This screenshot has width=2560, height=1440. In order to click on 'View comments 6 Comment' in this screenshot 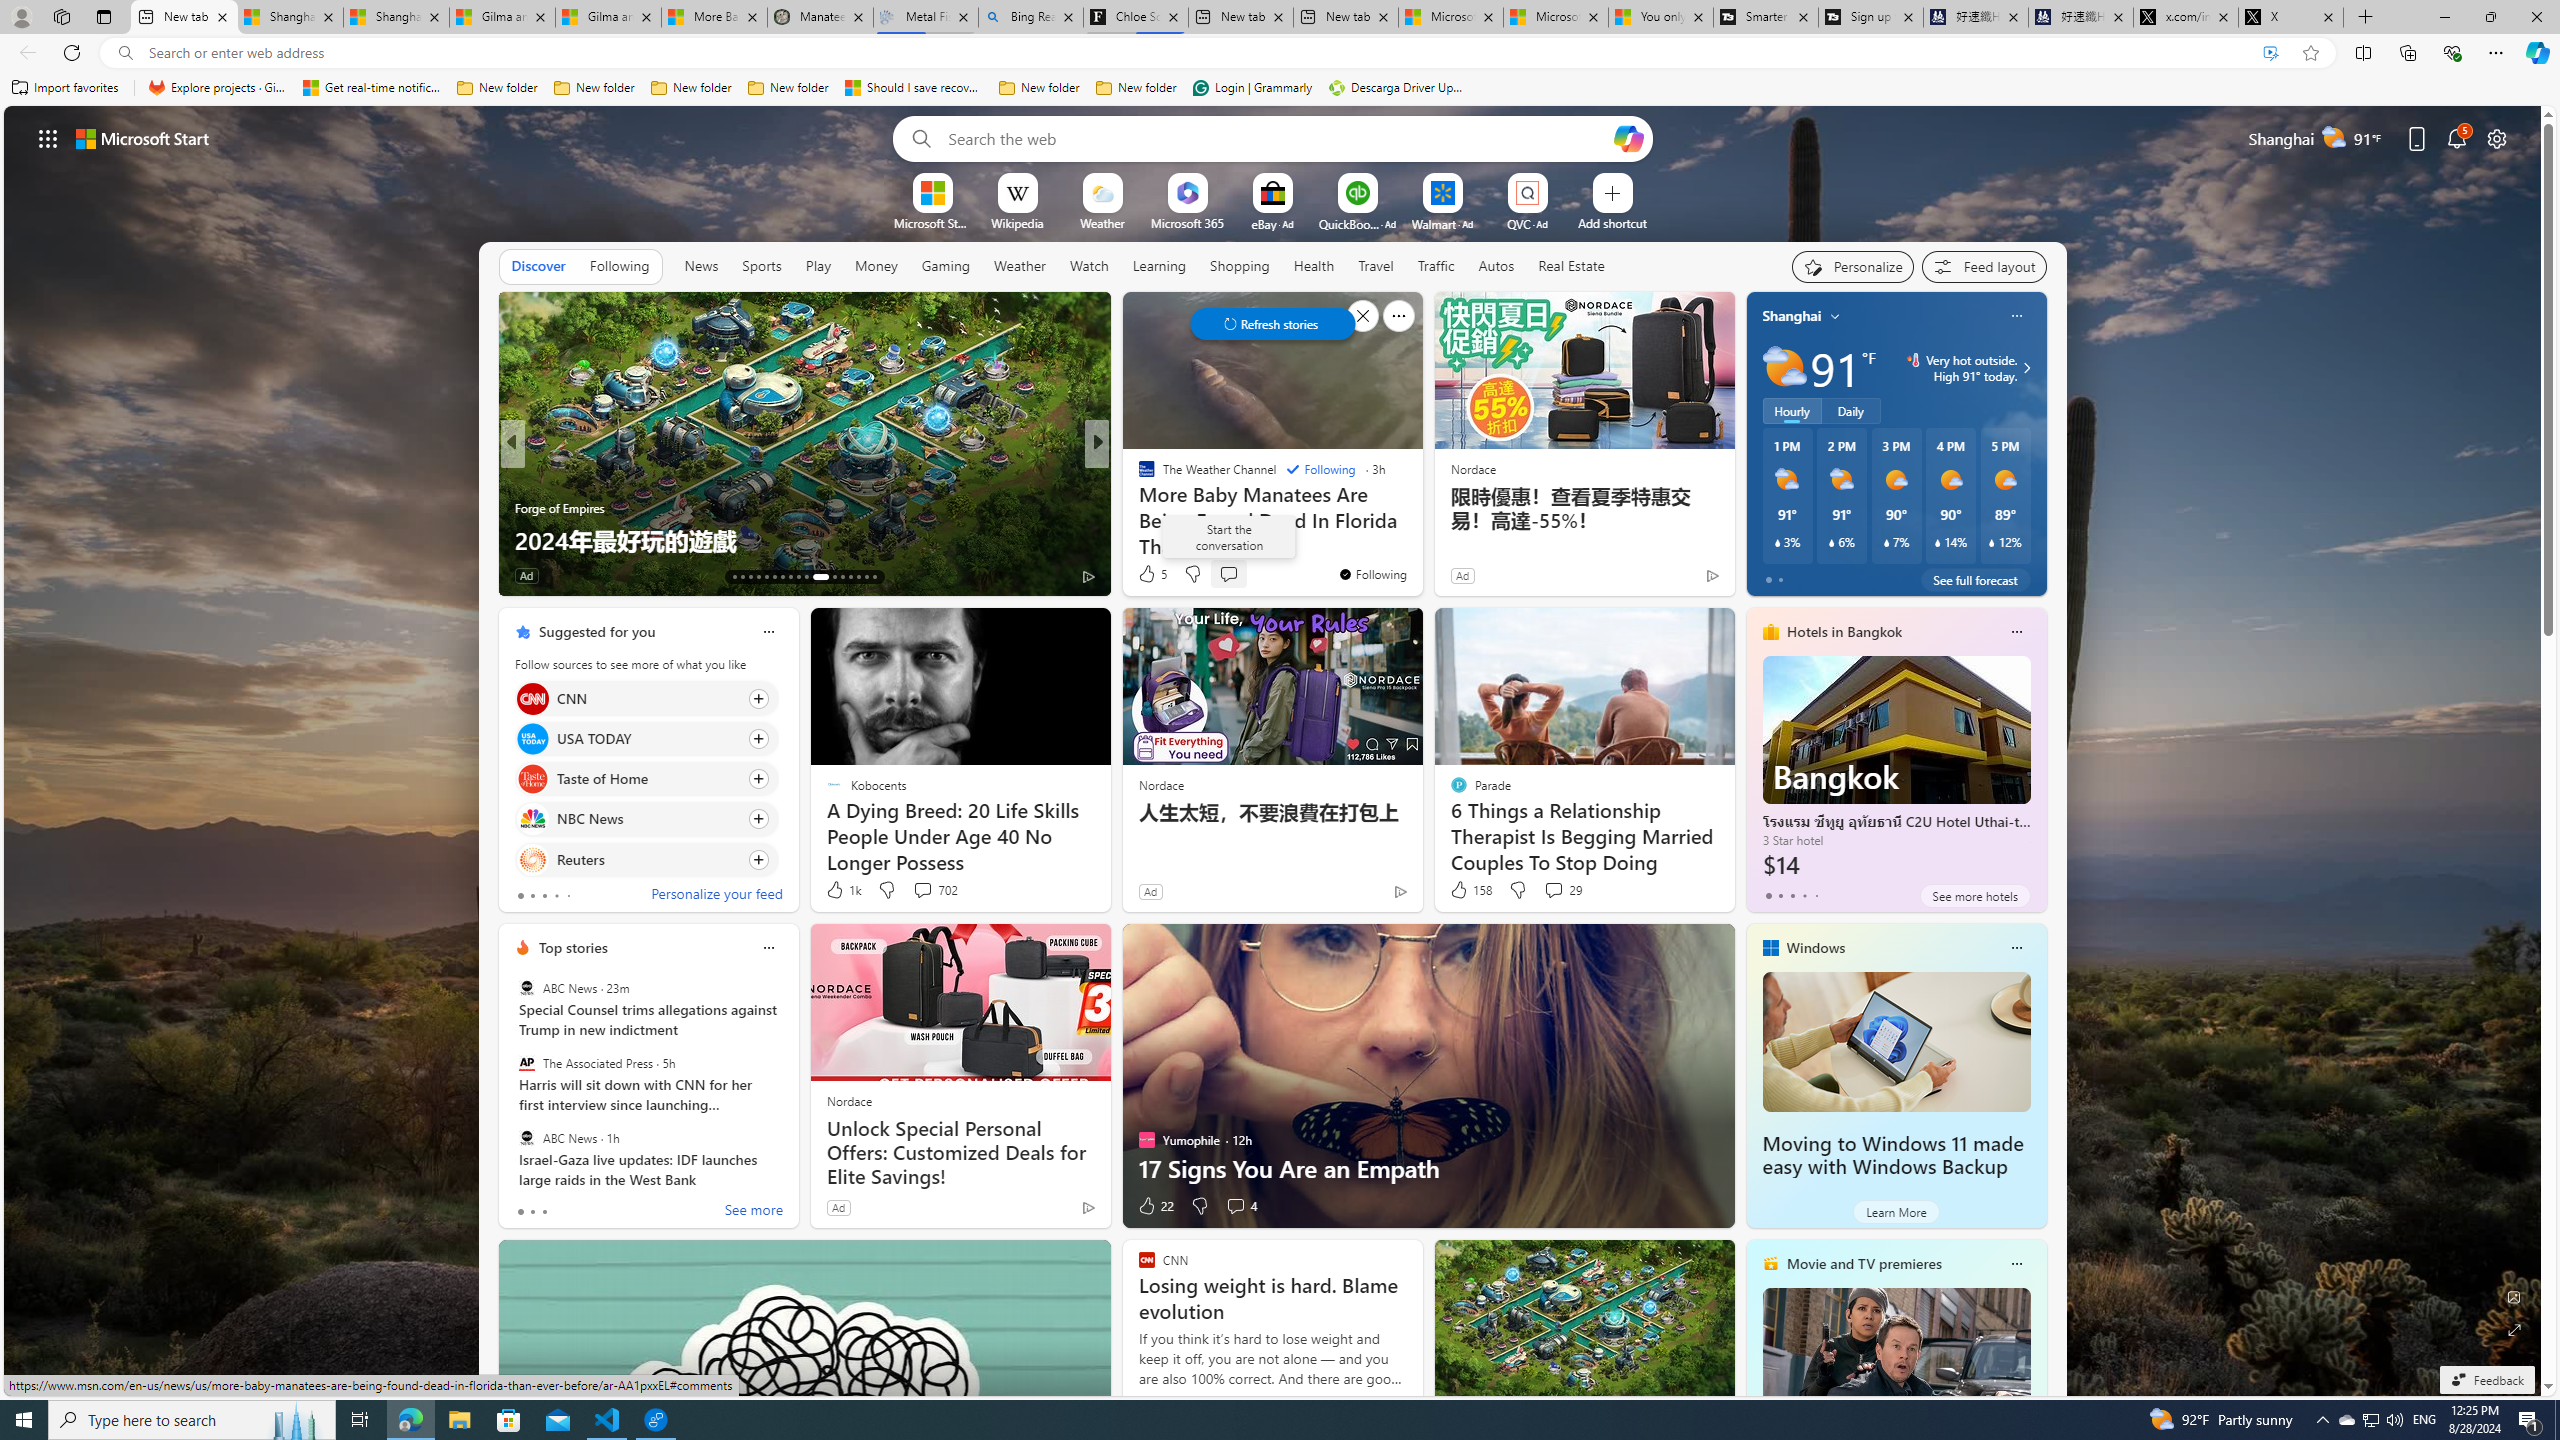, I will do `click(1240, 575)`.